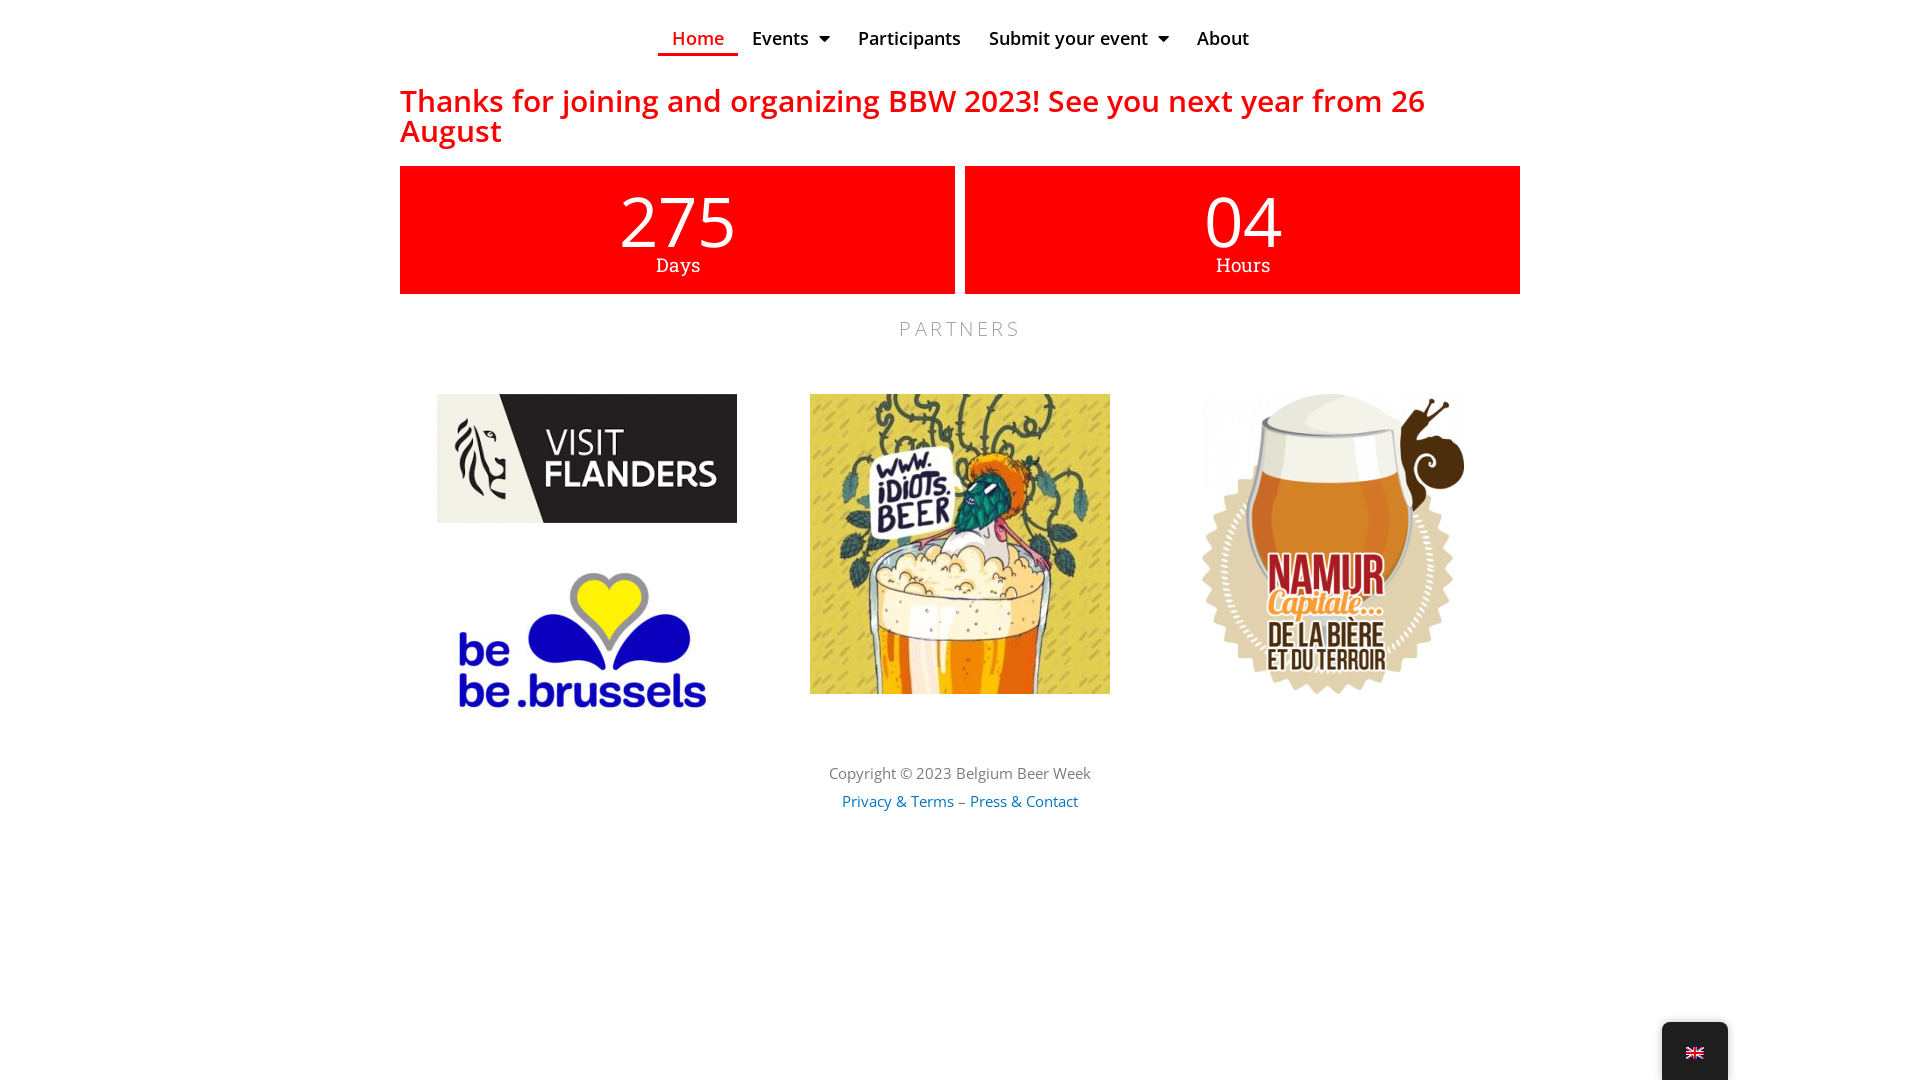  What do you see at coordinates (657, 38) in the screenshot?
I see `'Home'` at bounding box center [657, 38].